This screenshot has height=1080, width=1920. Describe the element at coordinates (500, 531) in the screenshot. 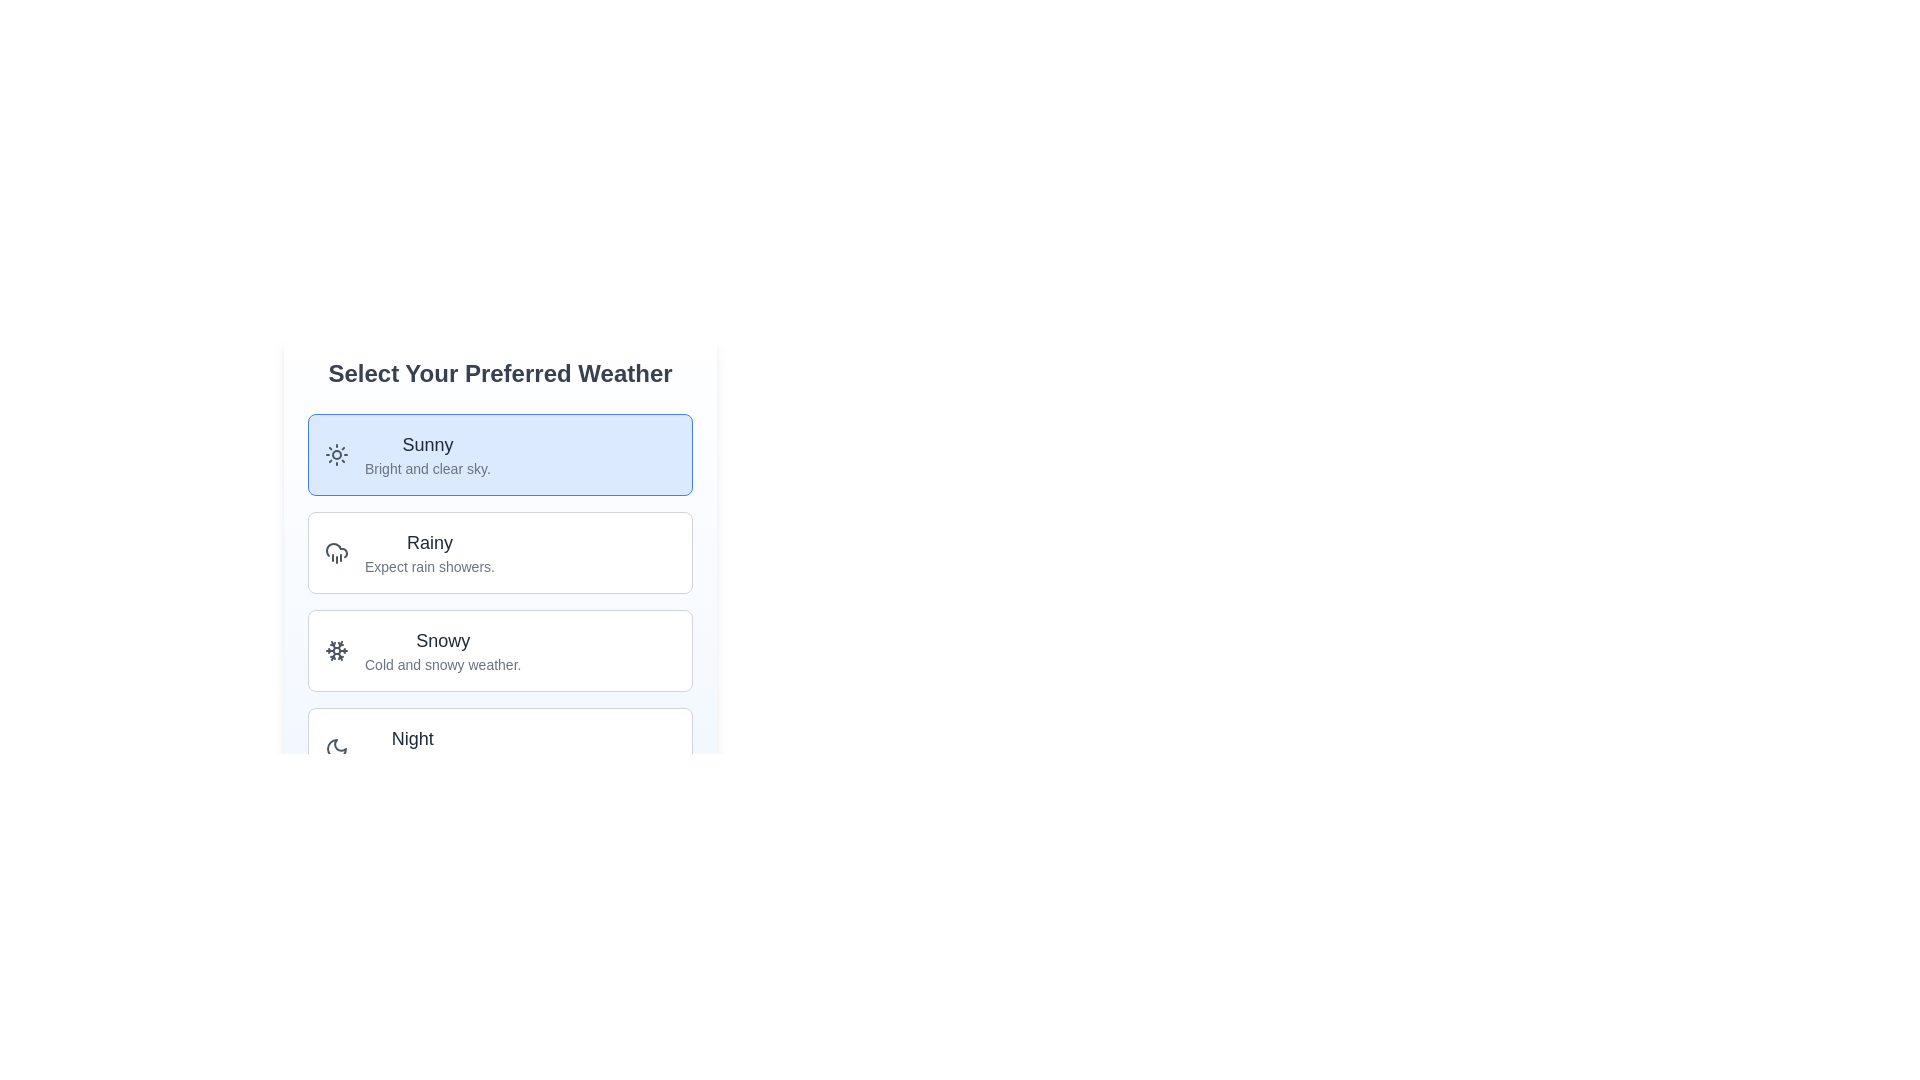

I see `the clickable list item for 'Rainy'` at that location.